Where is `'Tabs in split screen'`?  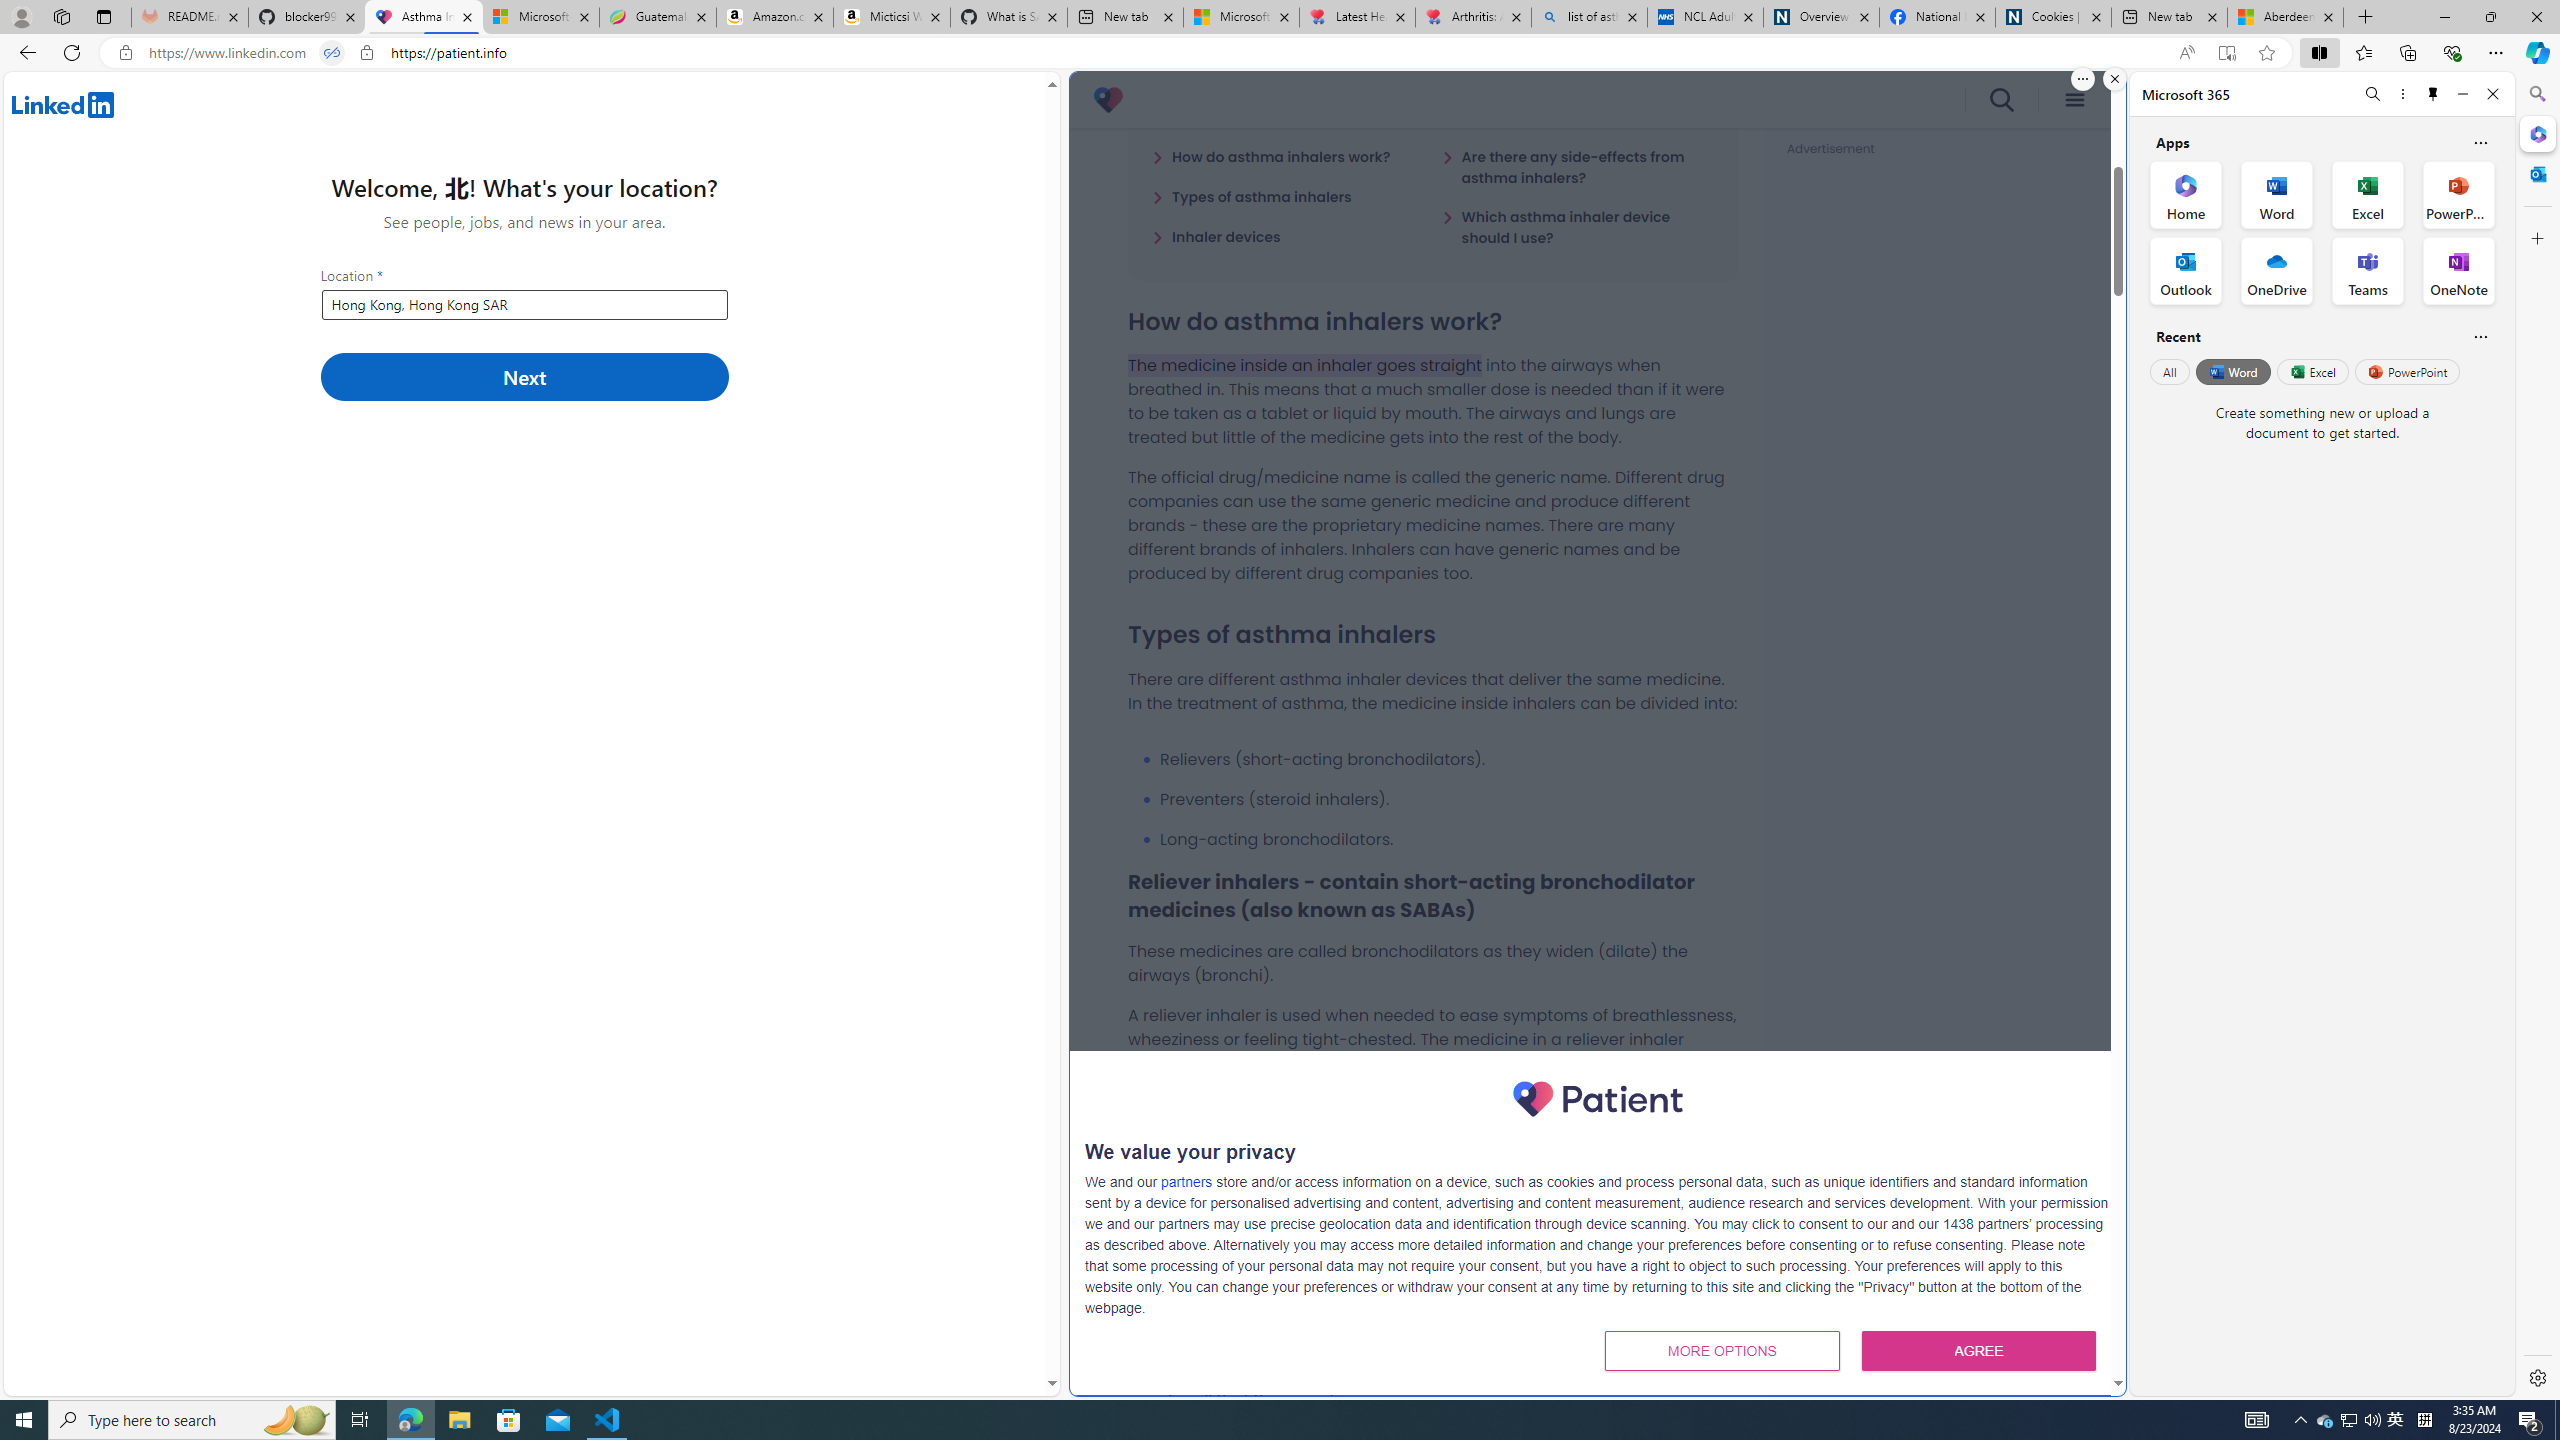
'Tabs in split screen' is located at coordinates (331, 53).